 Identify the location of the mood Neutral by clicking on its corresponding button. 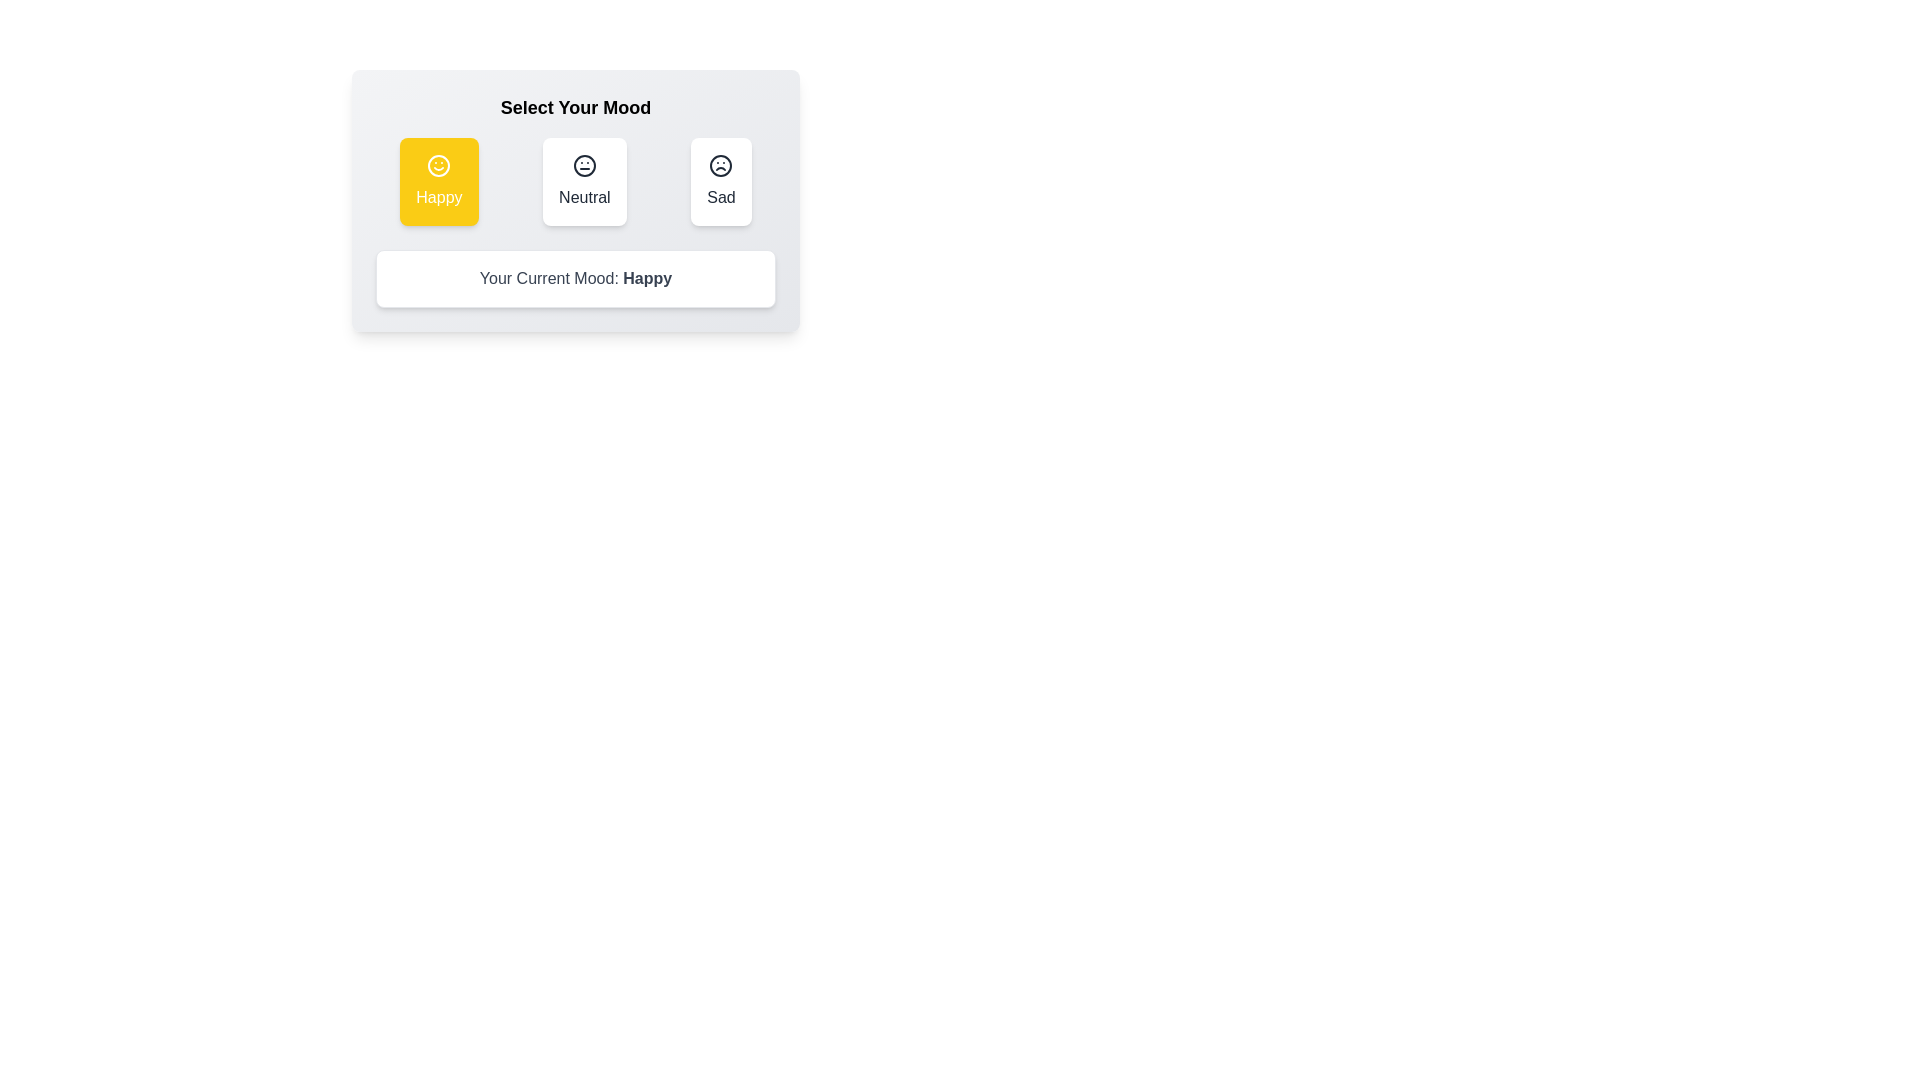
(583, 181).